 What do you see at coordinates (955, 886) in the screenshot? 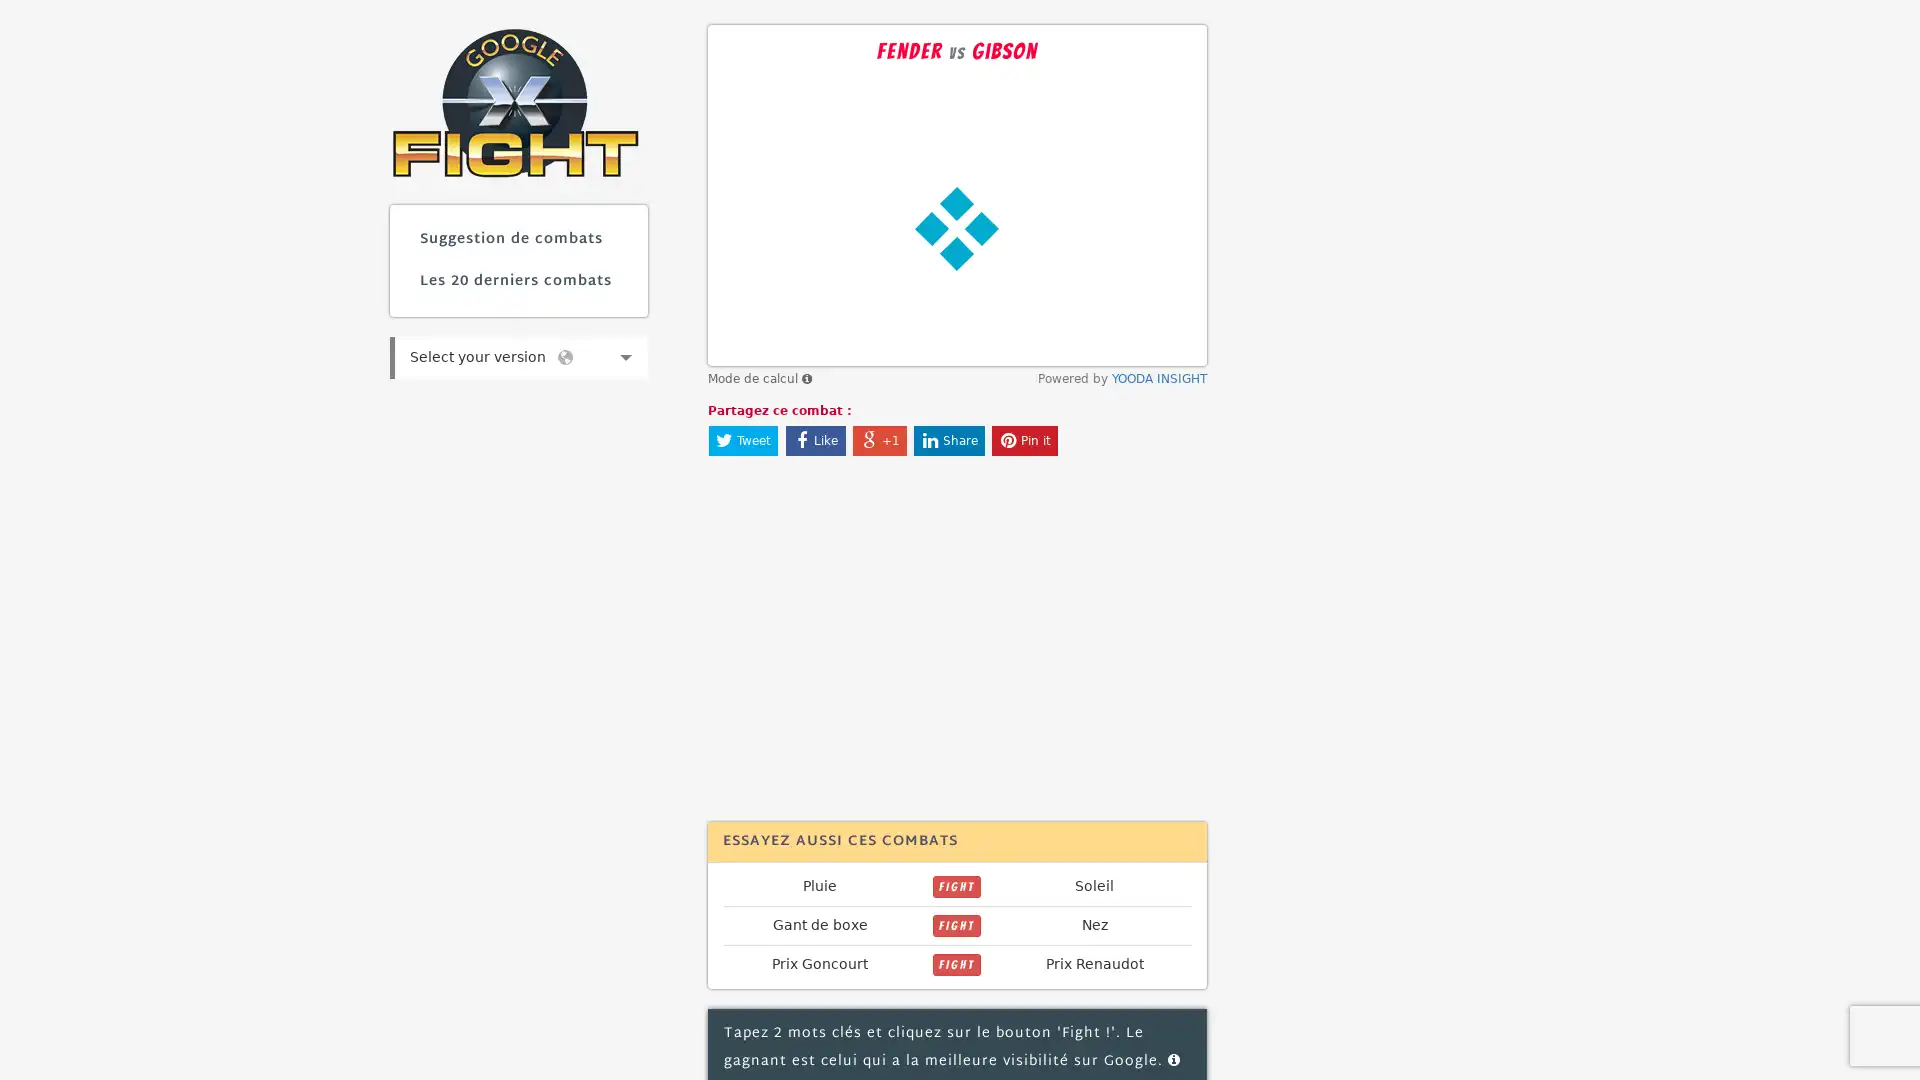
I see `FIGHT` at bounding box center [955, 886].